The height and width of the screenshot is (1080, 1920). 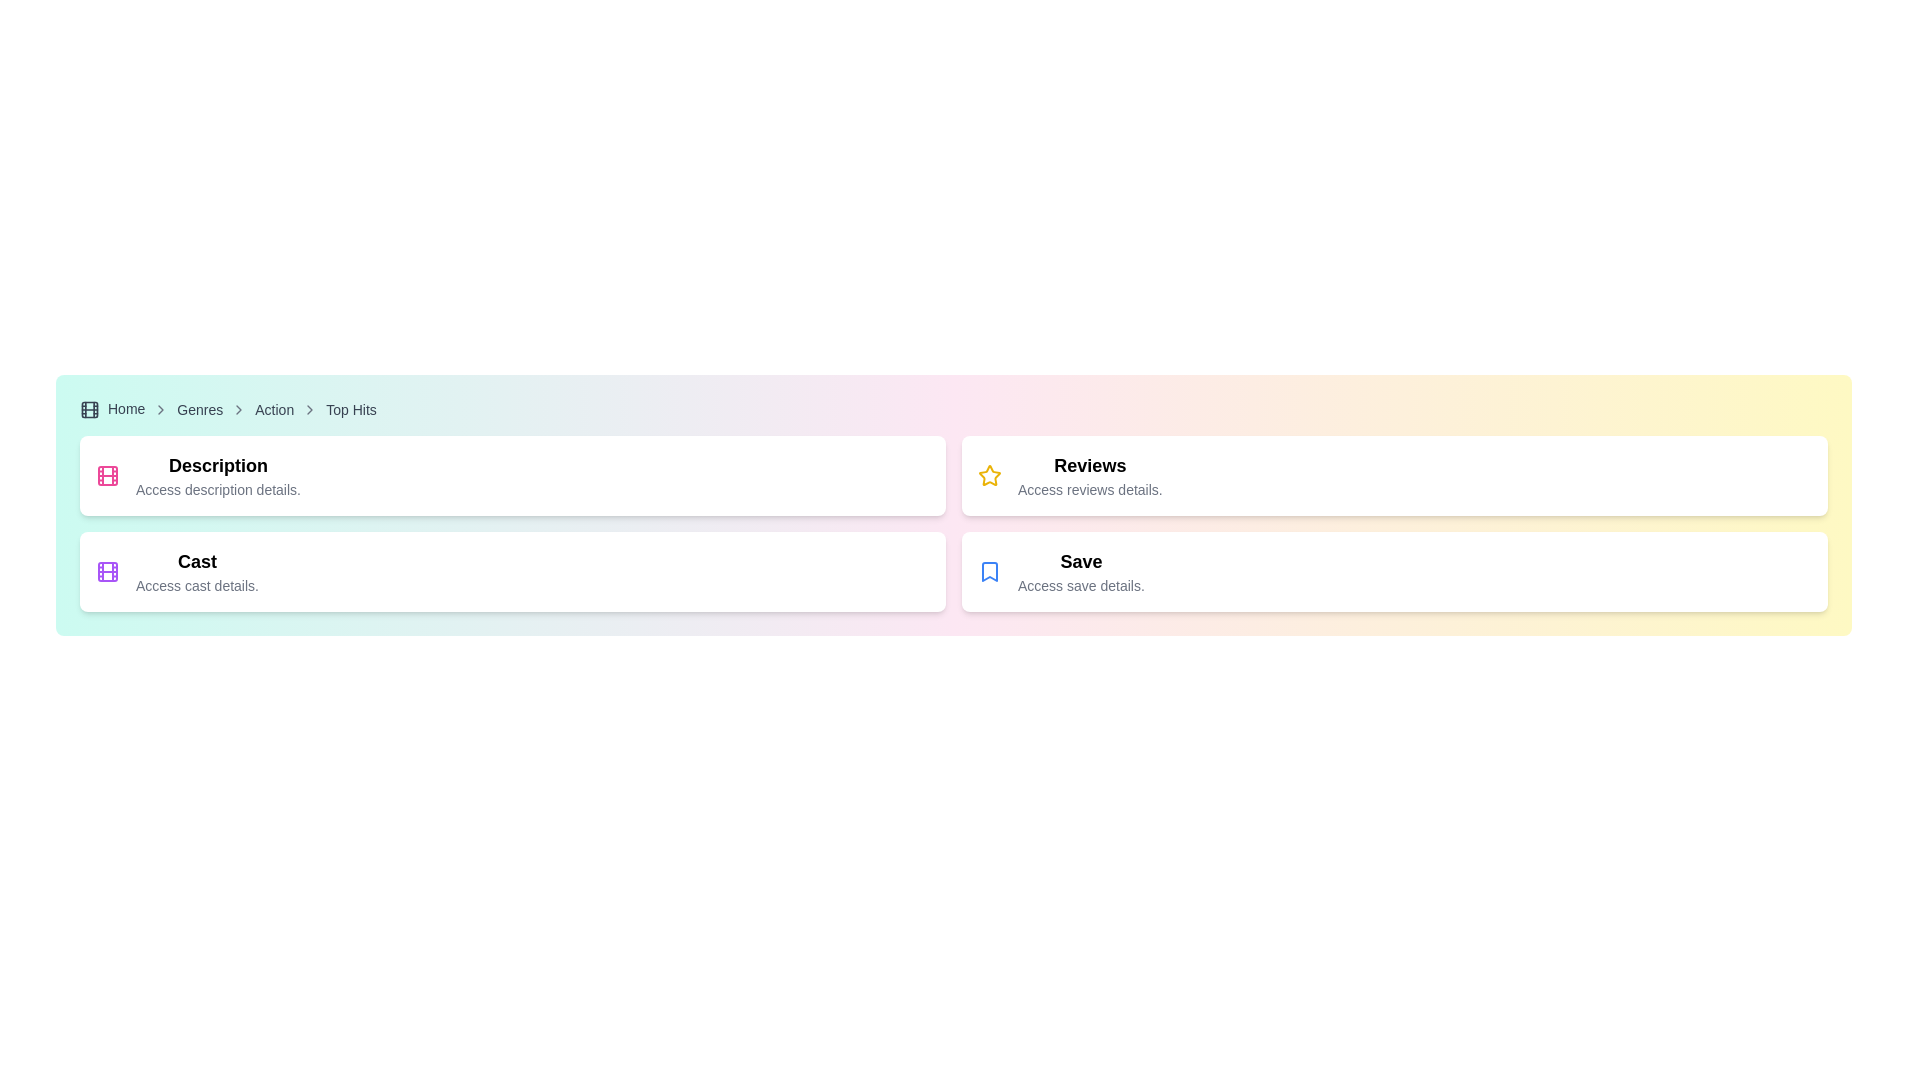 I want to click on the composite component in the bottom right quadrant of the interface that serves as a navigation or action prompt for saving details, located beneath the 'Reviews' card, so click(x=1080, y=572).